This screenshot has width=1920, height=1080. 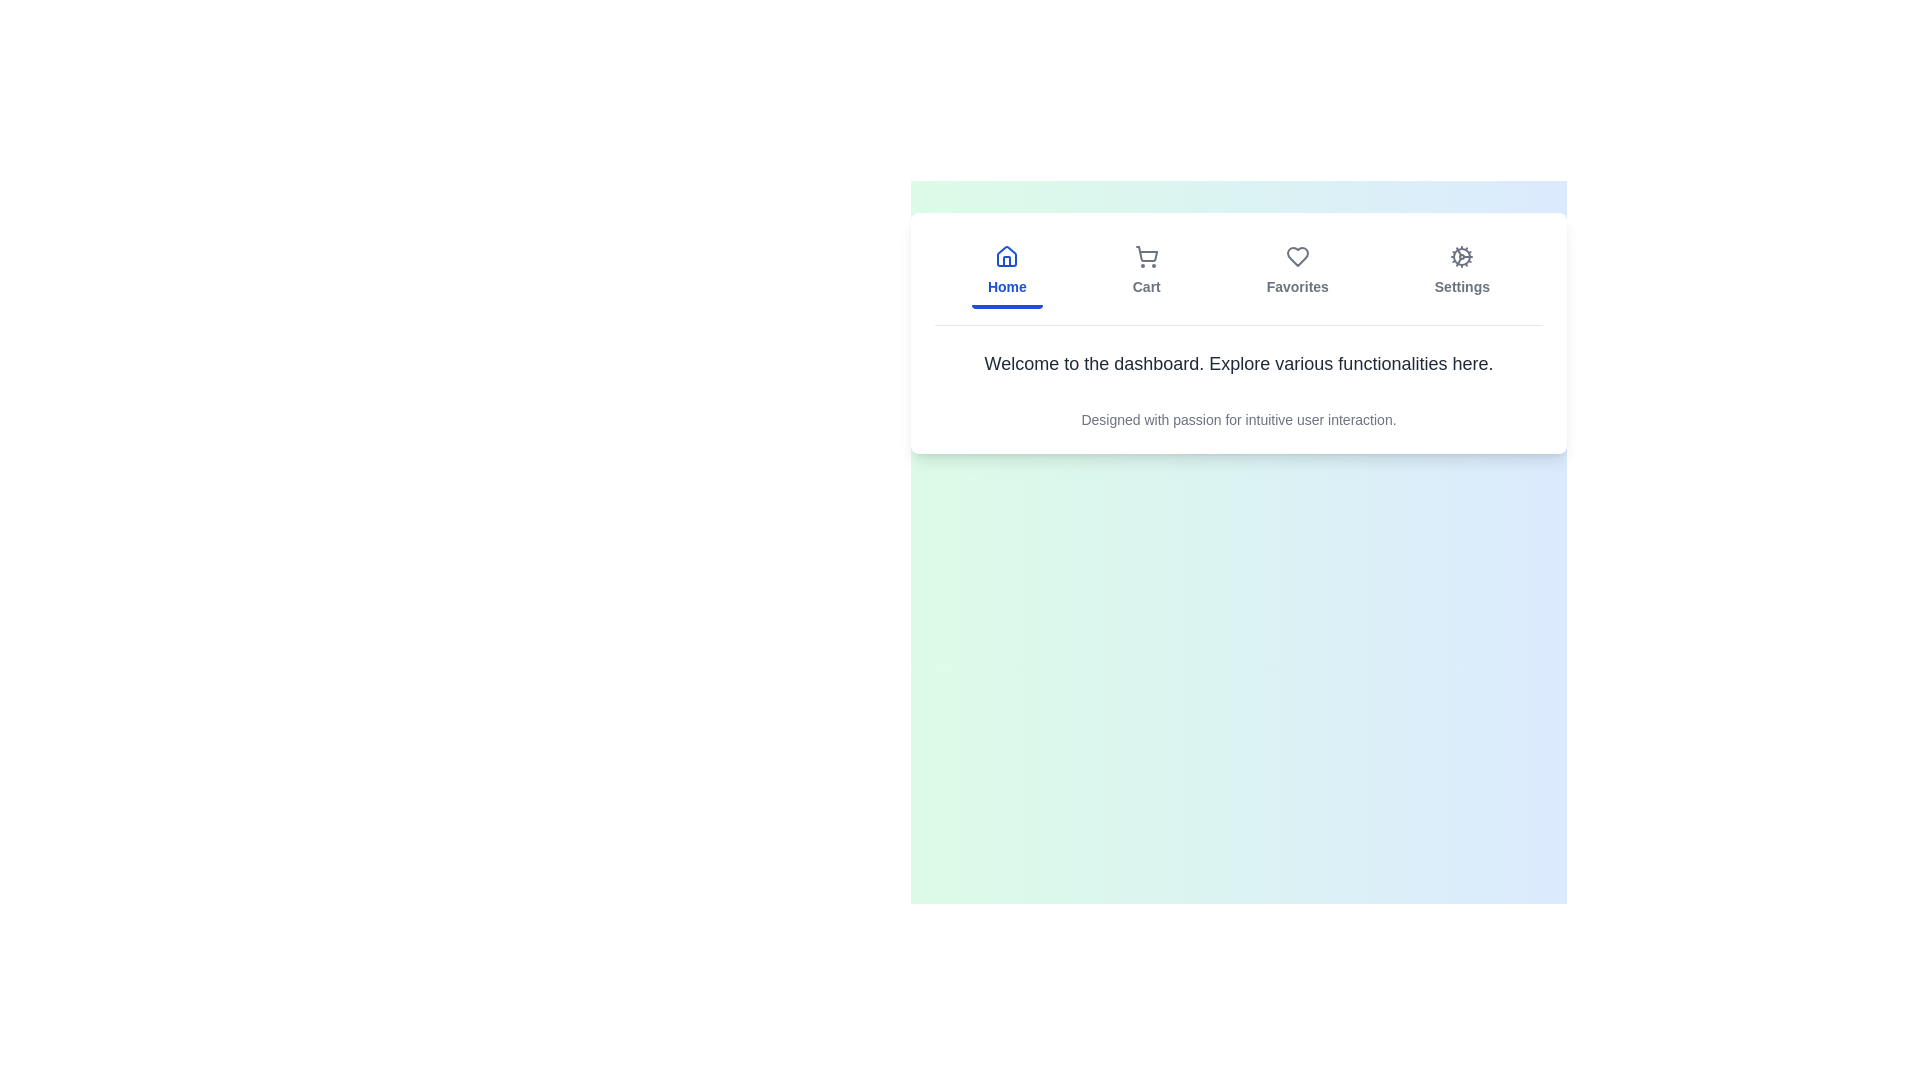 I want to click on the 'Settings' icon located in the top horizontal menu bar, which is the fourth item from the left, immediately to the right of the 'Favorites' icon, so click(x=1462, y=256).